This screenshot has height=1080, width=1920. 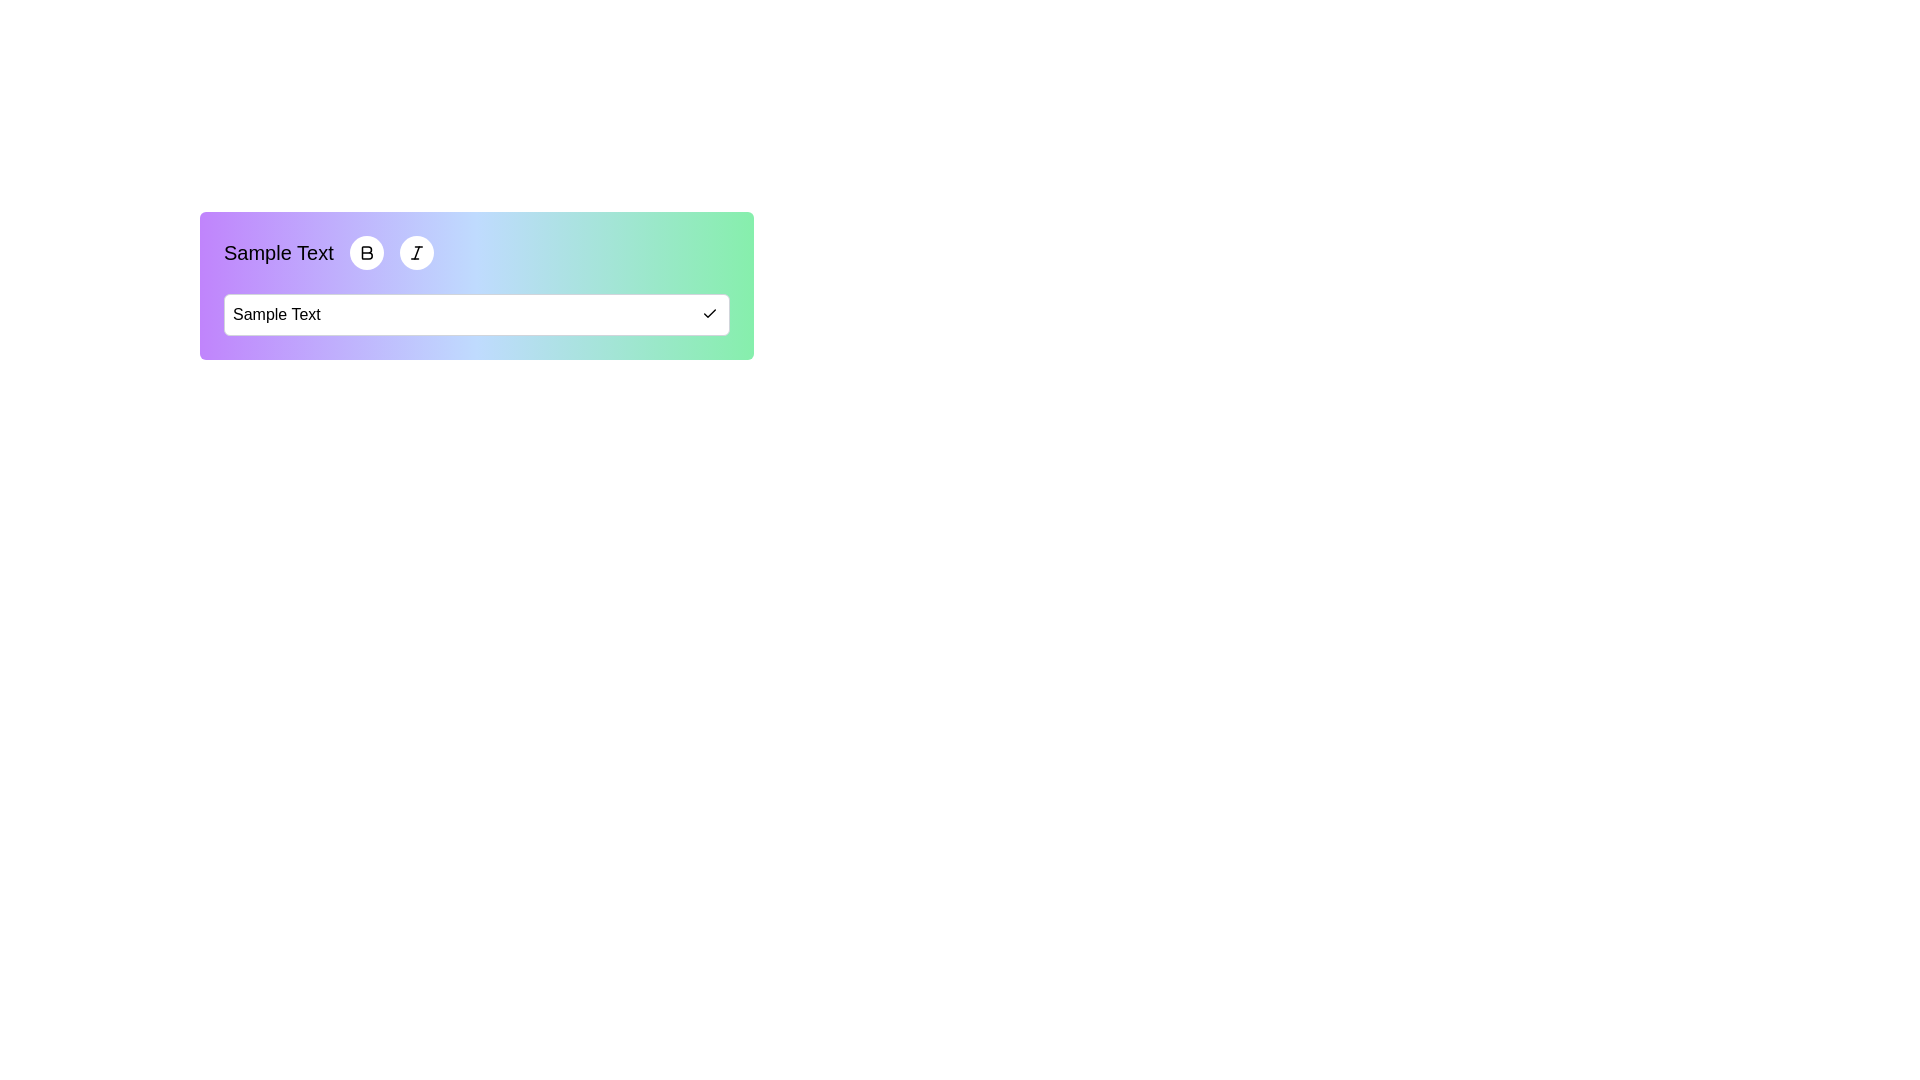 What do you see at coordinates (710, 313) in the screenshot?
I see `the SVG-based checkmark icon located in the top-right corner of the input field to indicate confirmation or selection` at bounding box center [710, 313].